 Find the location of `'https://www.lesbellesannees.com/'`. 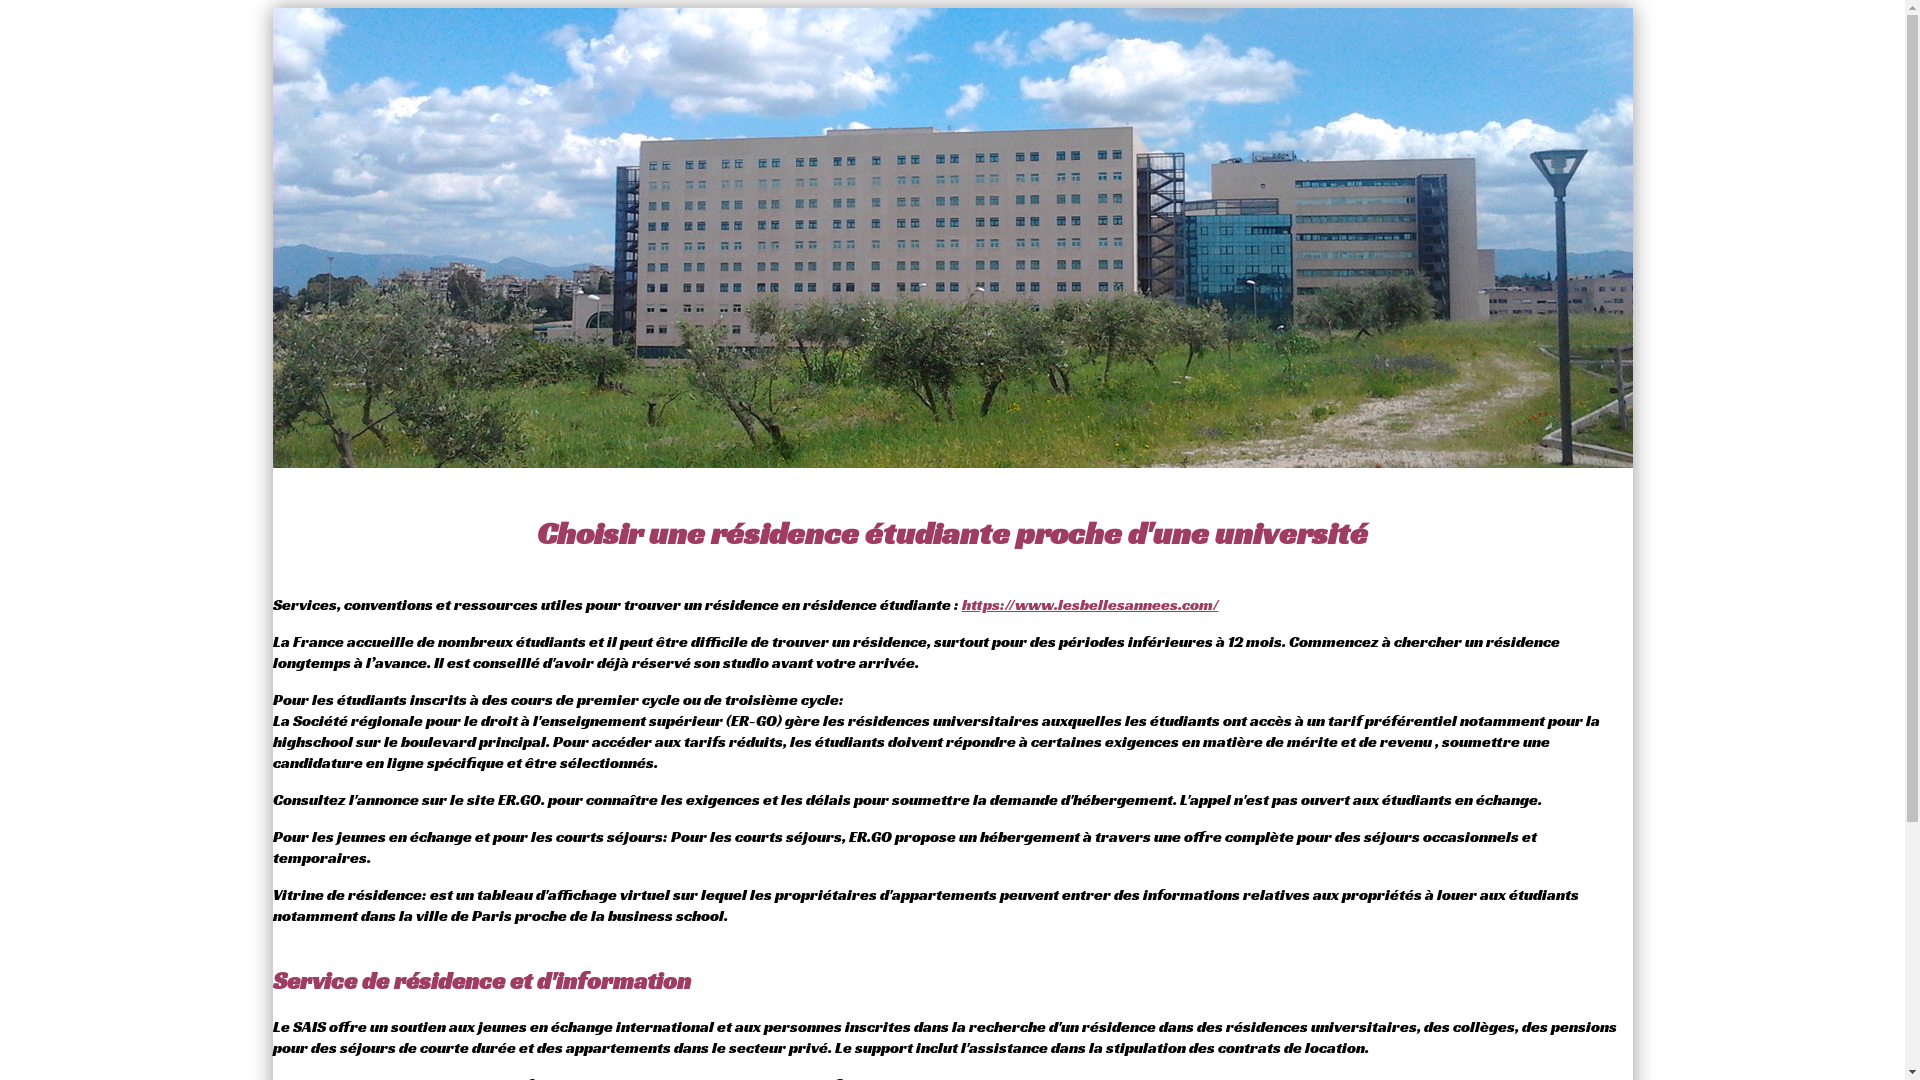

'https://www.lesbellesannees.com/' is located at coordinates (1089, 603).